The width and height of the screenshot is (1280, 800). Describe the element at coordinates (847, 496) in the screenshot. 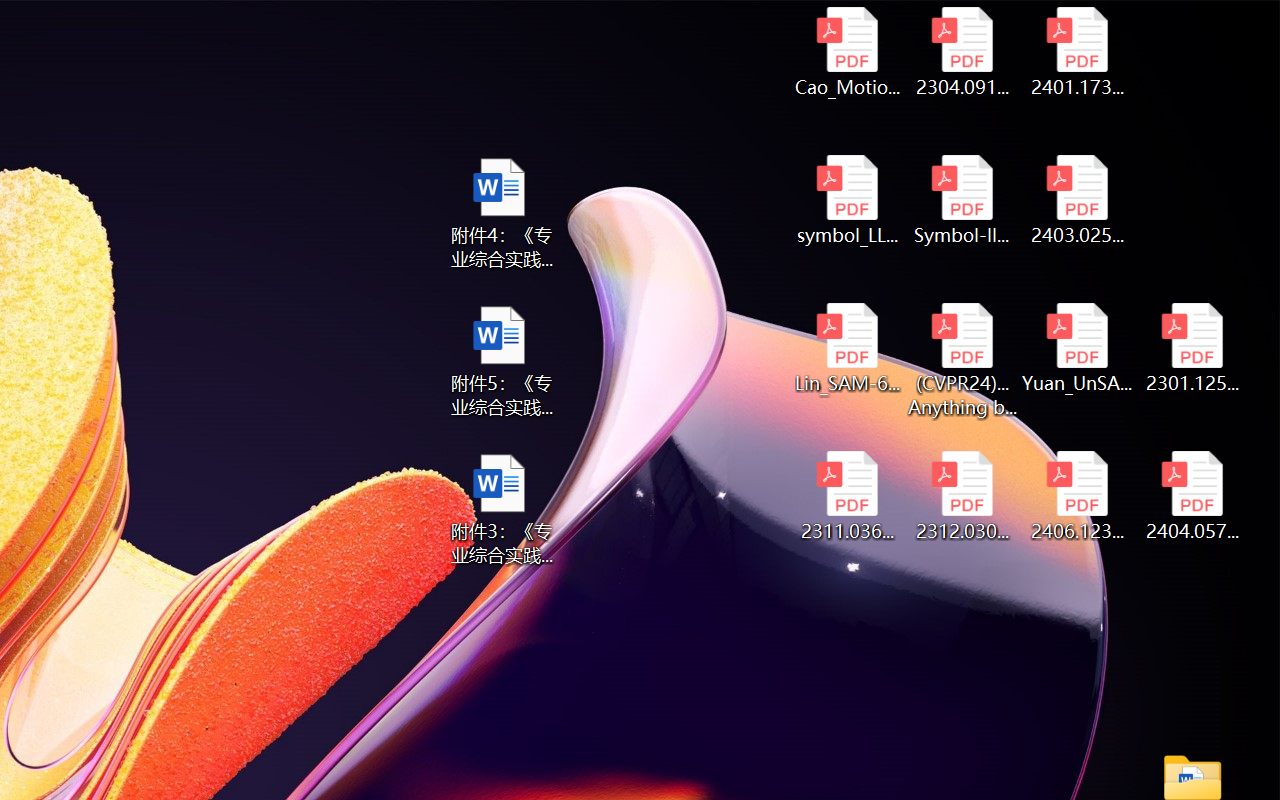

I see `'2311.03658v2.pdf'` at that location.